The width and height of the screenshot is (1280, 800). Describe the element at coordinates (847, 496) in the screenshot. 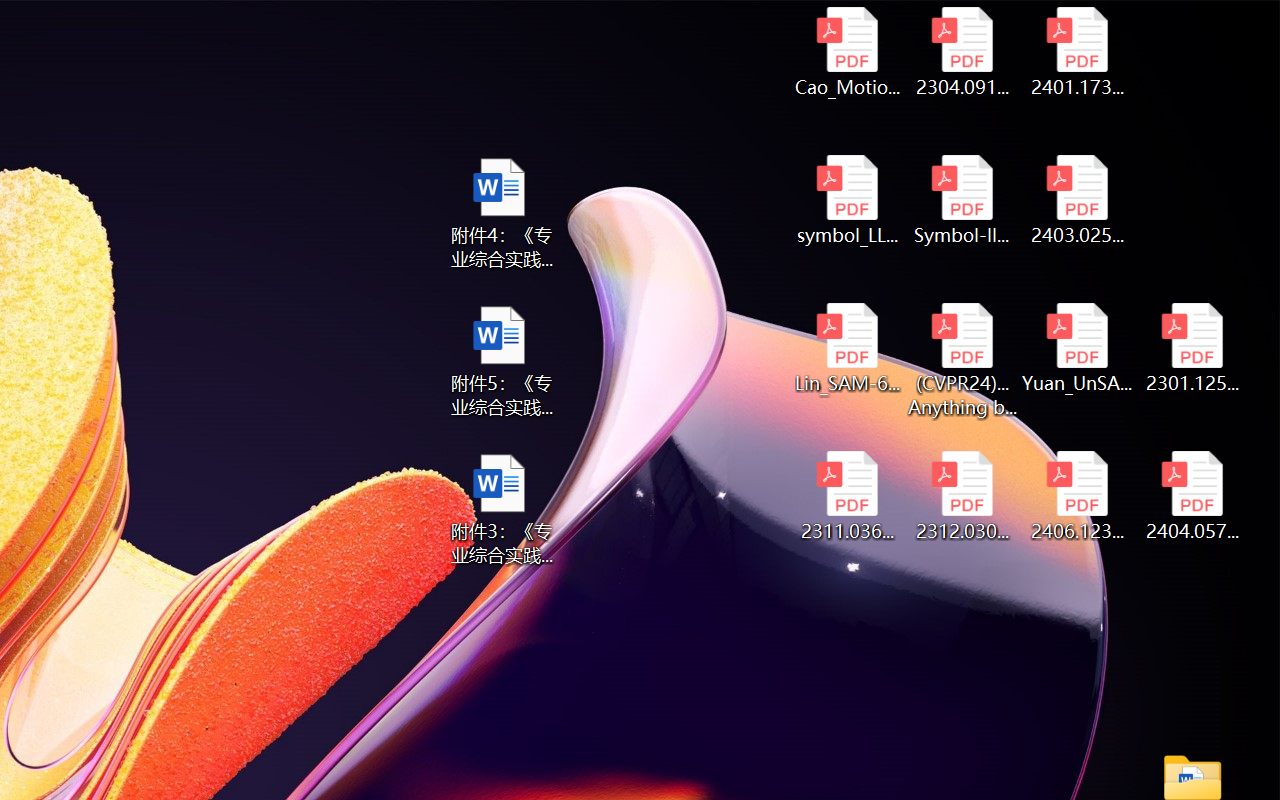

I see `'2311.03658v2.pdf'` at that location.